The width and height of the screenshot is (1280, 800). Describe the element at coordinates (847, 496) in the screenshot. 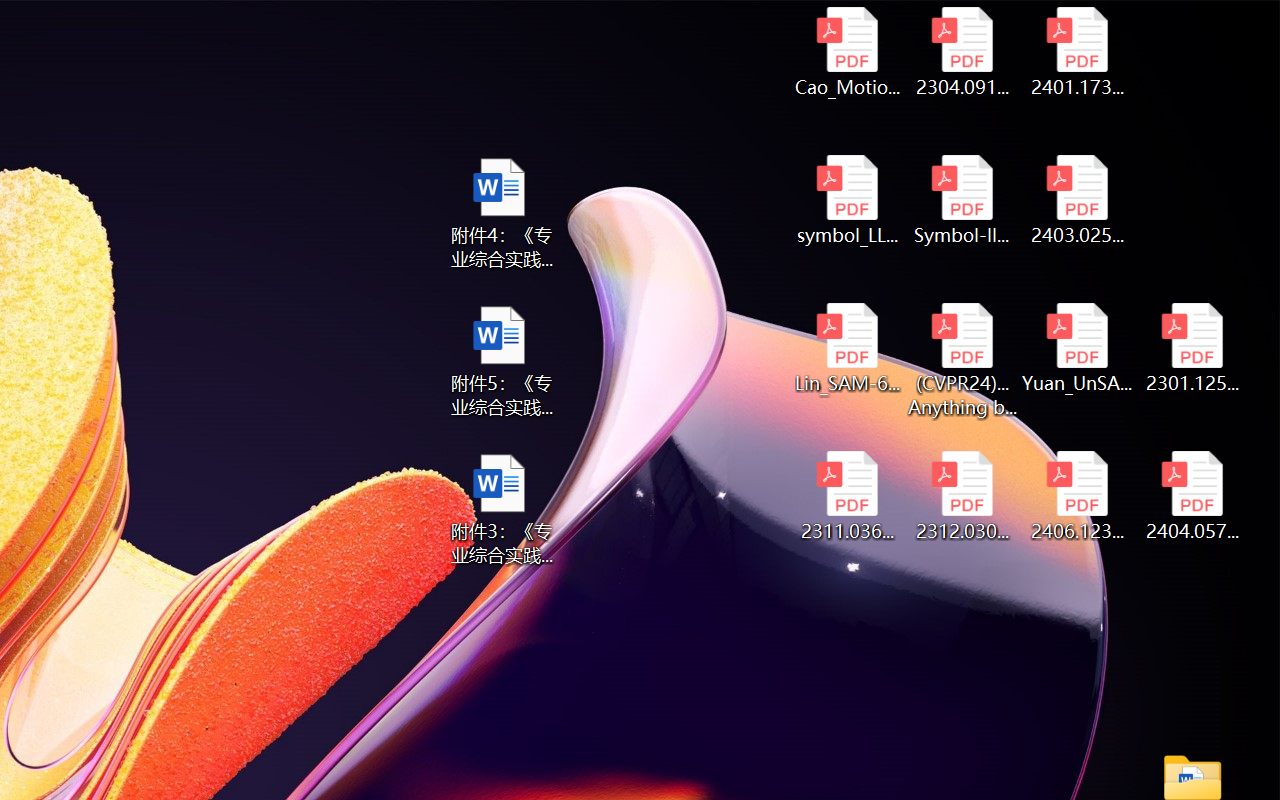

I see `'2311.03658v2.pdf'` at that location.